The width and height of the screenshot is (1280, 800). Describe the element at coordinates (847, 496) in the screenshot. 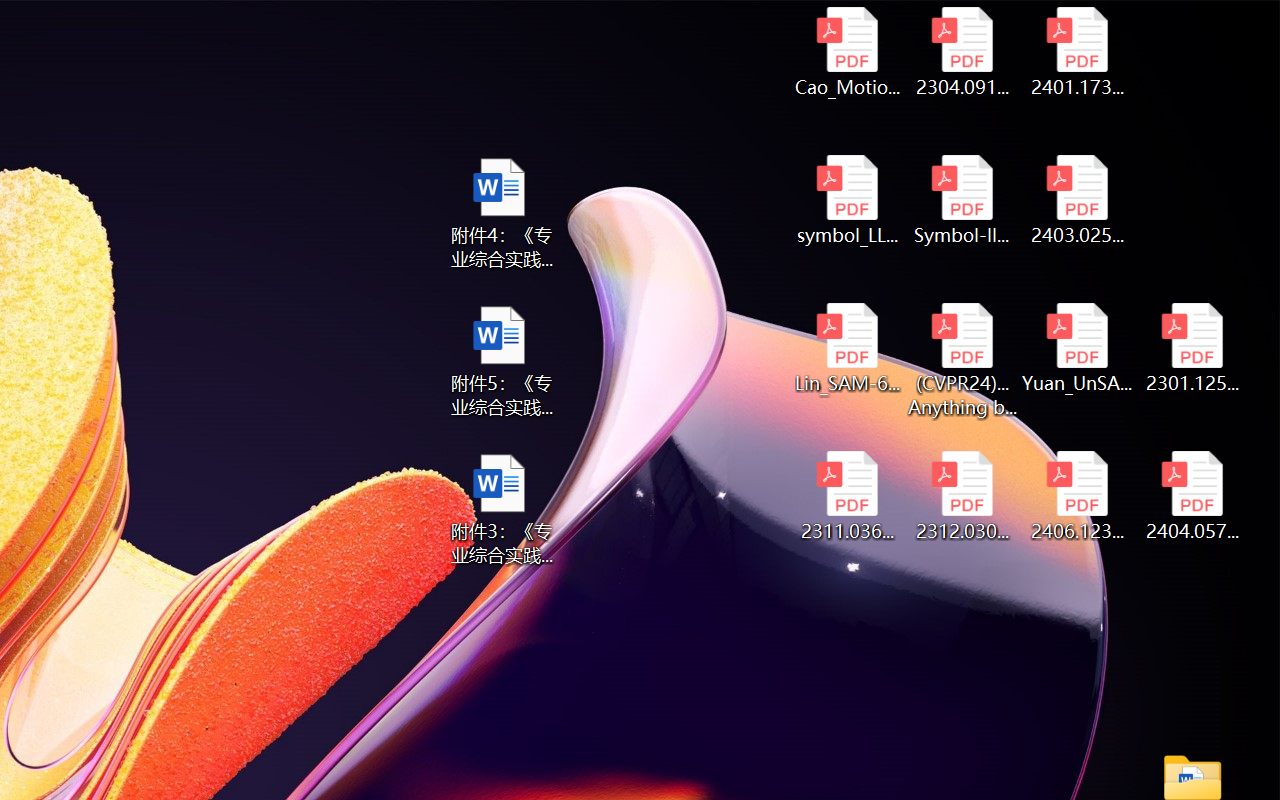

I see `'2311.03658v2.pdf'` at that location.